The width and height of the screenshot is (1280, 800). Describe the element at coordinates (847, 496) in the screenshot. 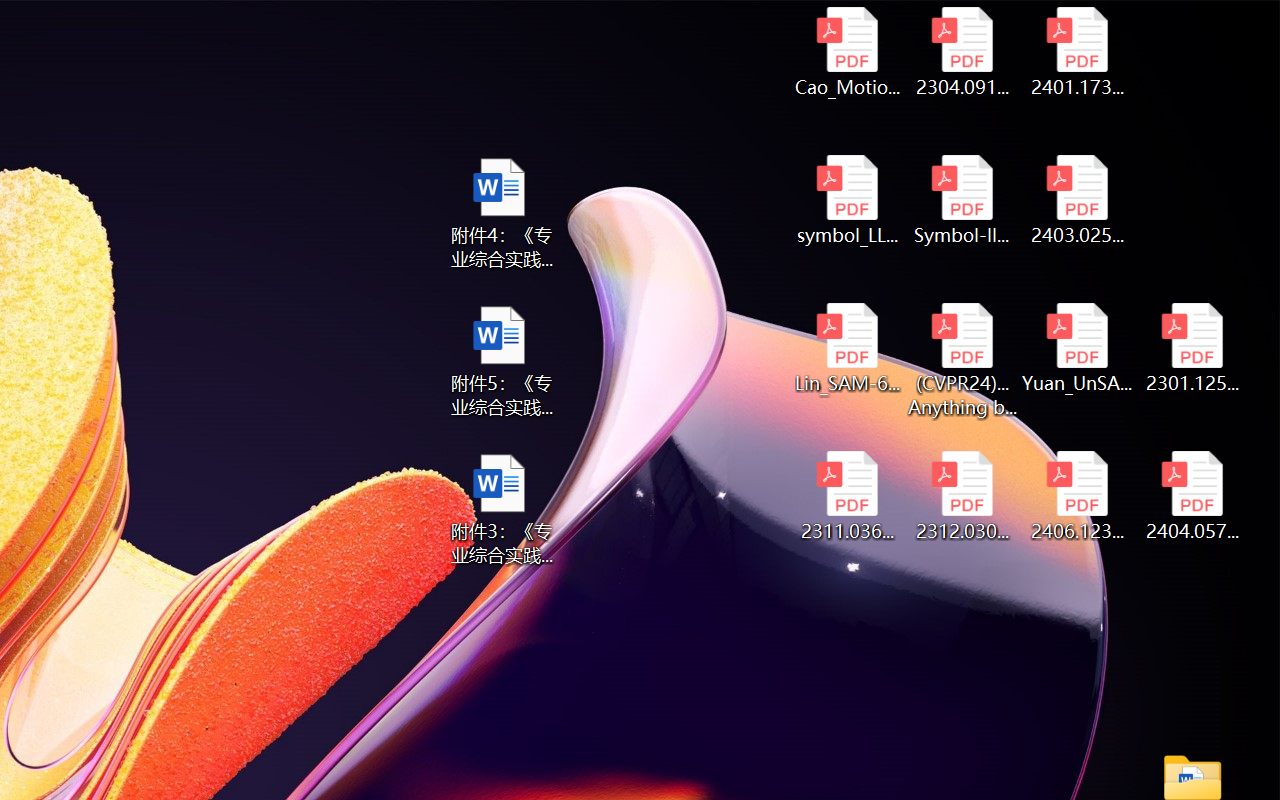

I see `'2311.03658v2.pdf'` at that location.